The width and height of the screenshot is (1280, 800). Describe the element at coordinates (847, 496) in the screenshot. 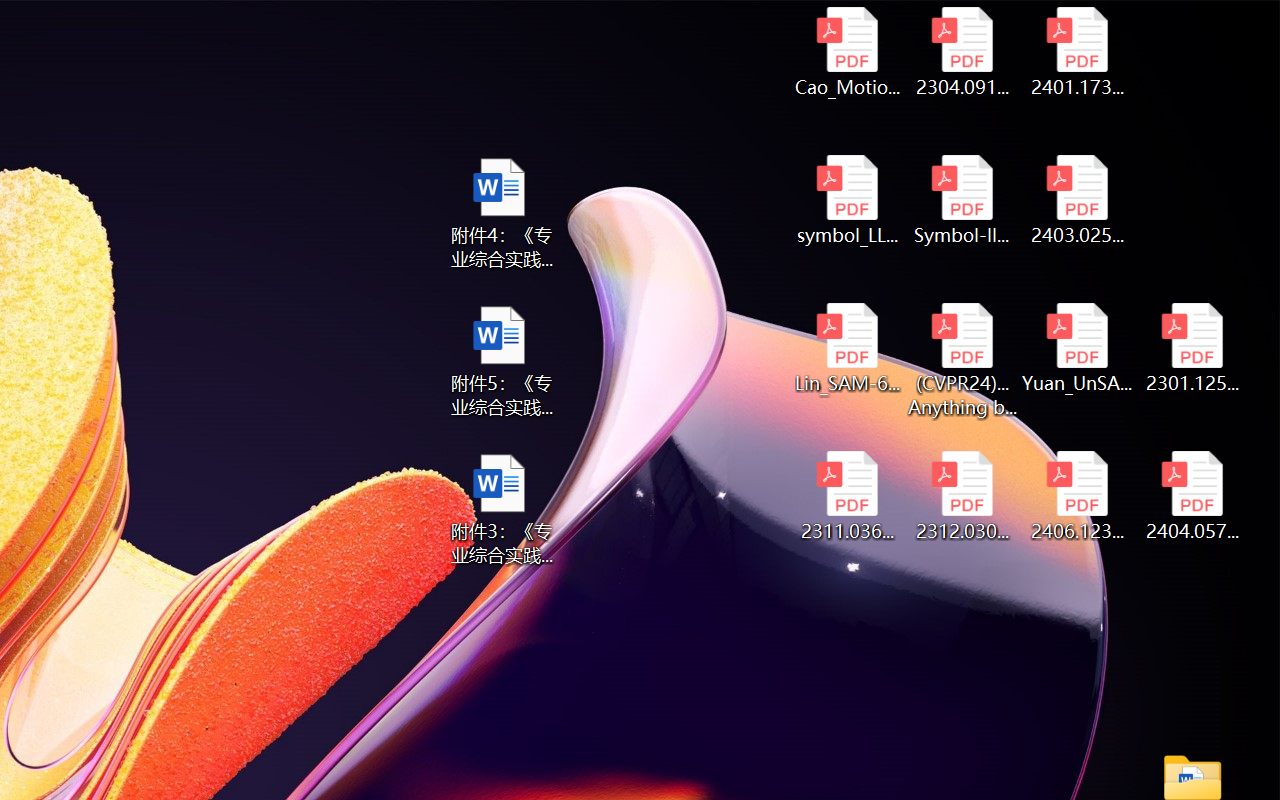

I see `'2311.03658v2.pdf'` at that location.